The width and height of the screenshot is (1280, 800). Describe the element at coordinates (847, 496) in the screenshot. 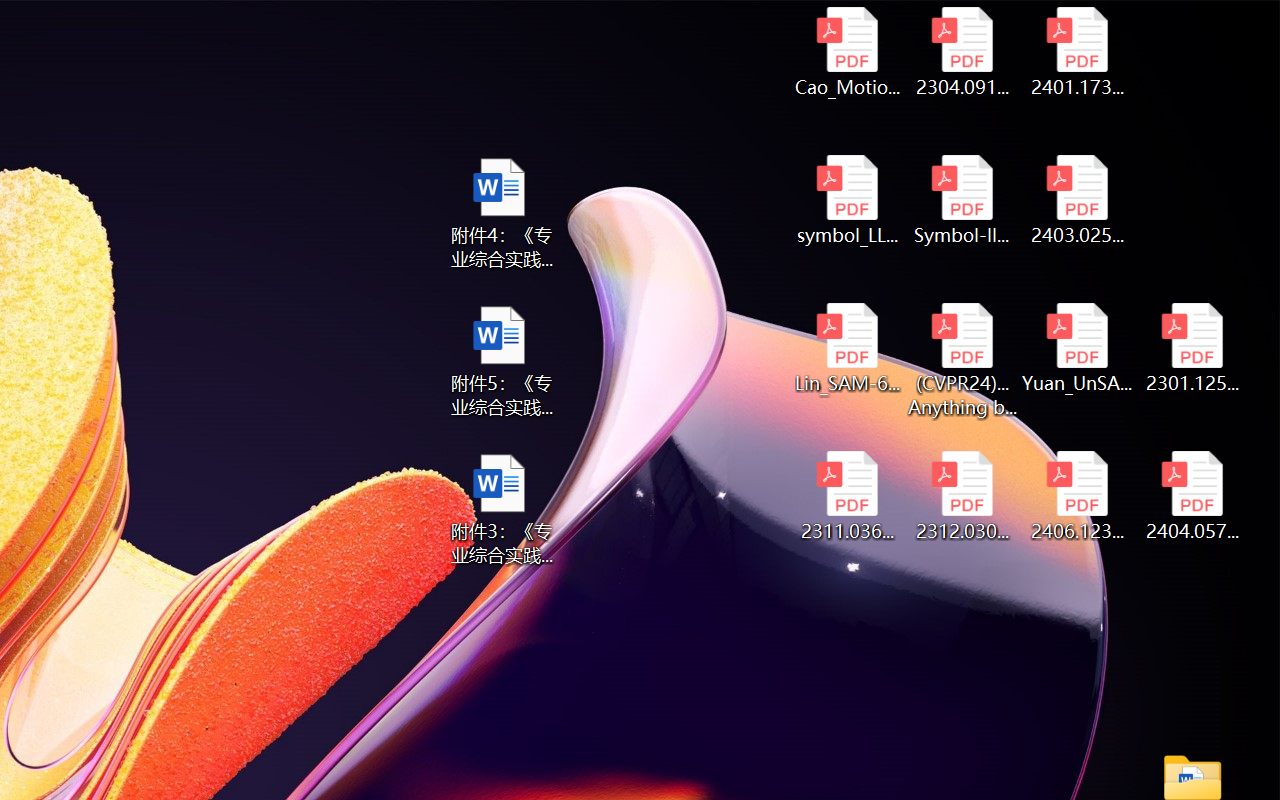

I see `'2311.03658v2.pdf'` at that location.